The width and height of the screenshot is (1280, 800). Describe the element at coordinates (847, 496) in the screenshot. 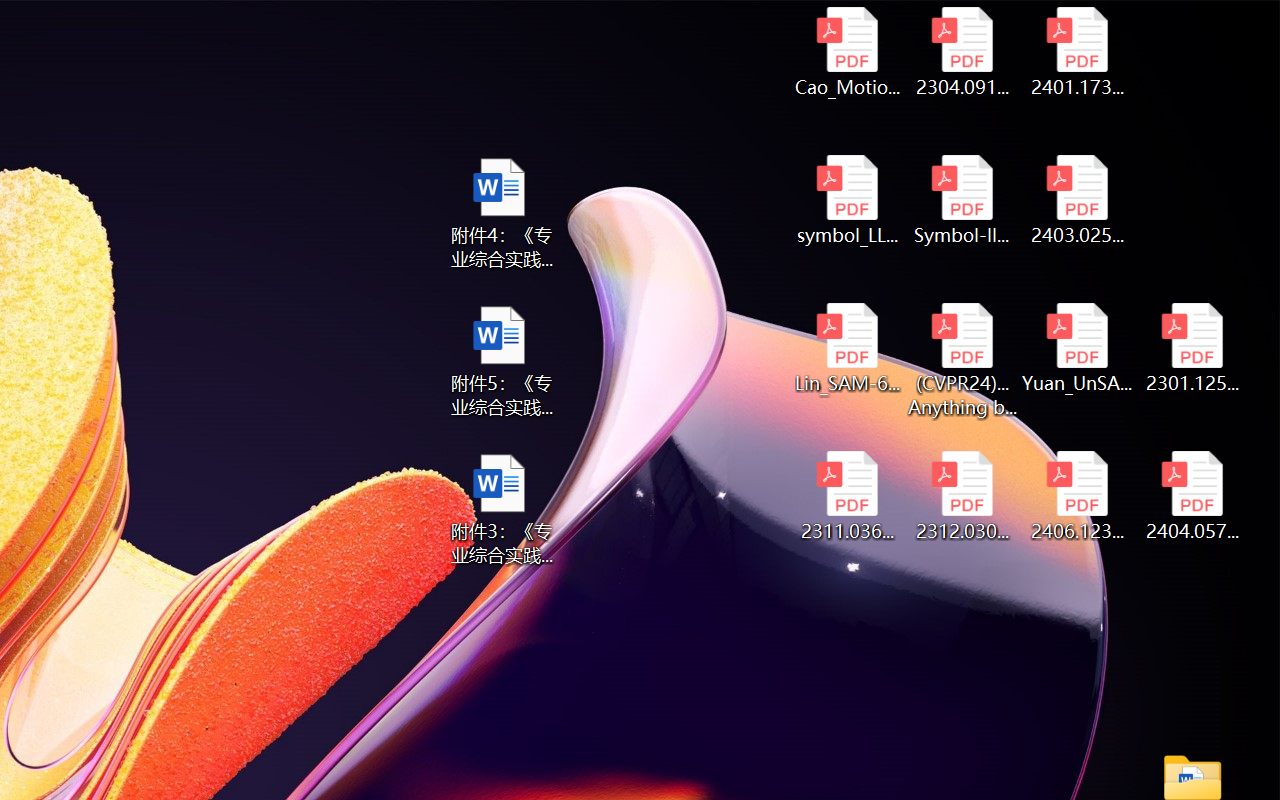

I see `'2311.03658v2.pdf'` at that location.